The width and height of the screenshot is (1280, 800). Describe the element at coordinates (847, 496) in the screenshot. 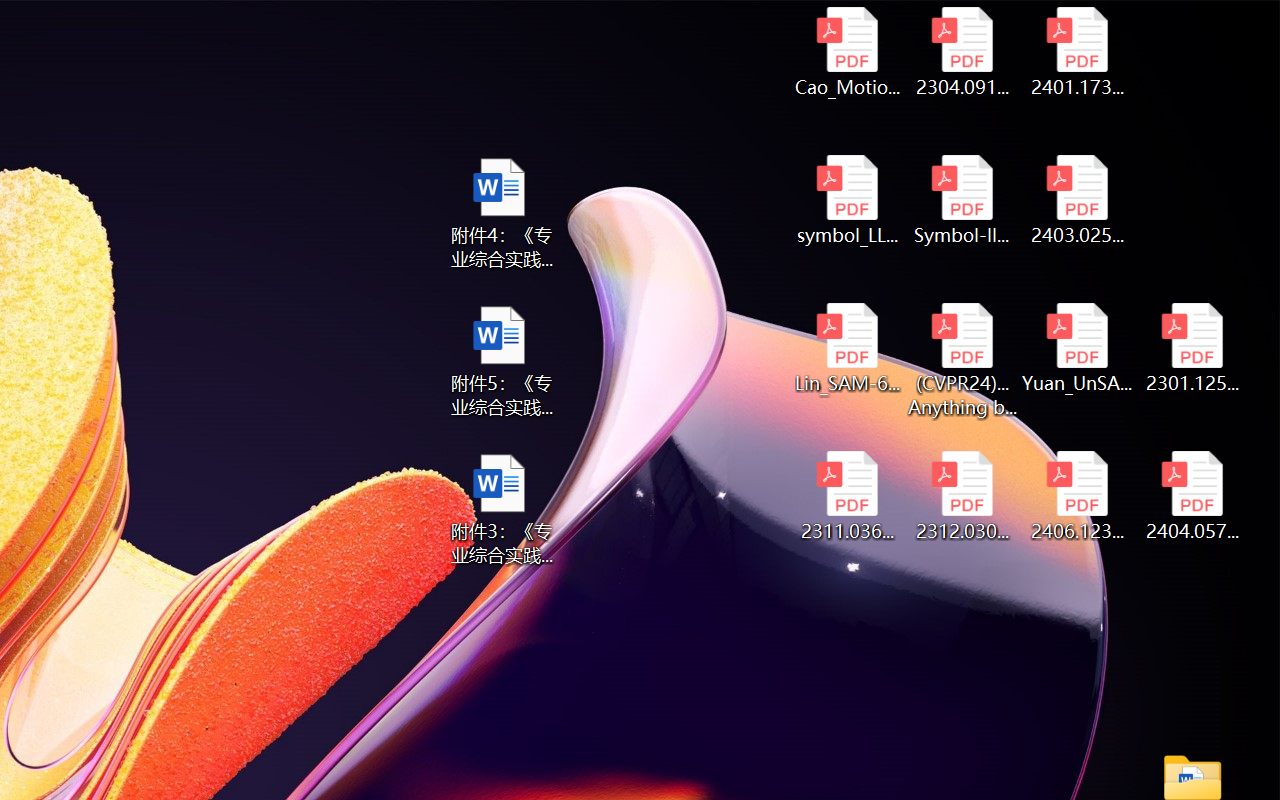

I see `'2311.03658v2.pdf'` at that location.